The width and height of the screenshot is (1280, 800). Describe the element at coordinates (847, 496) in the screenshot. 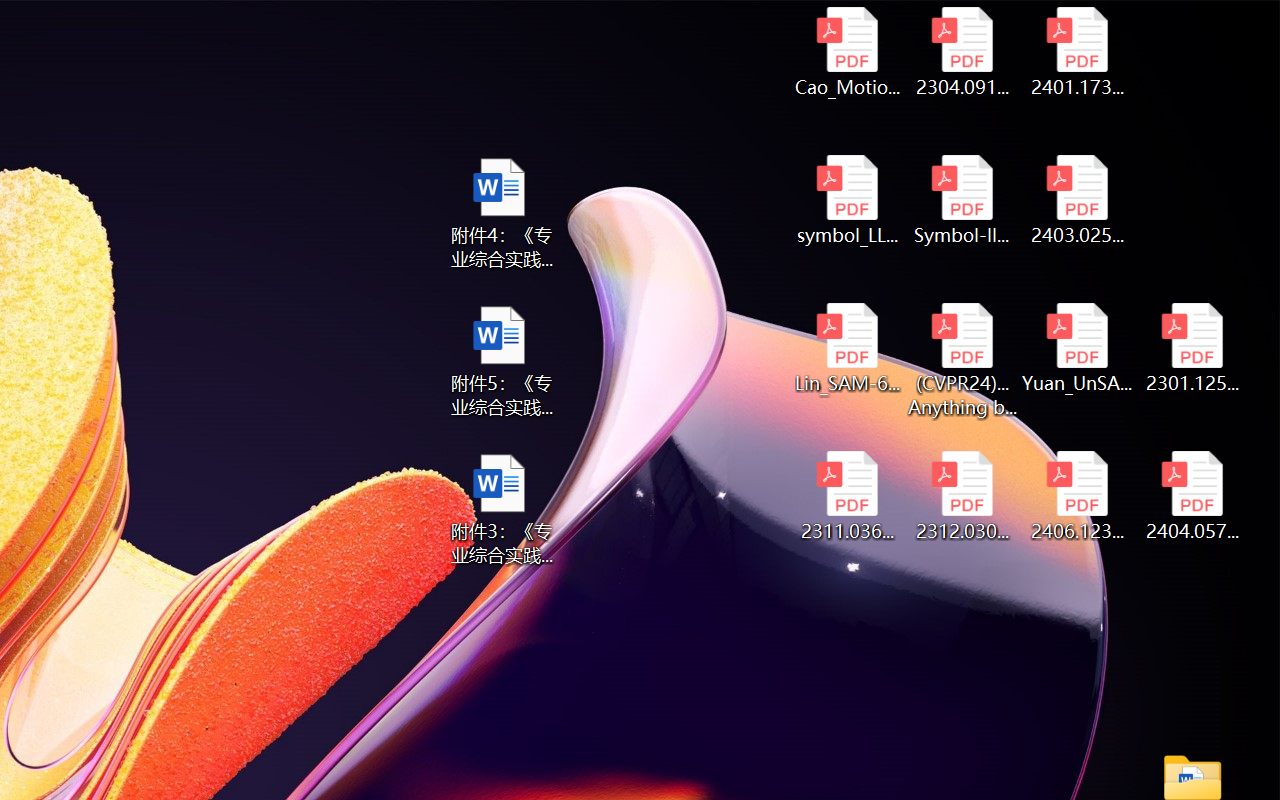

I see `'2311.03658v2.pdf'` at that location.